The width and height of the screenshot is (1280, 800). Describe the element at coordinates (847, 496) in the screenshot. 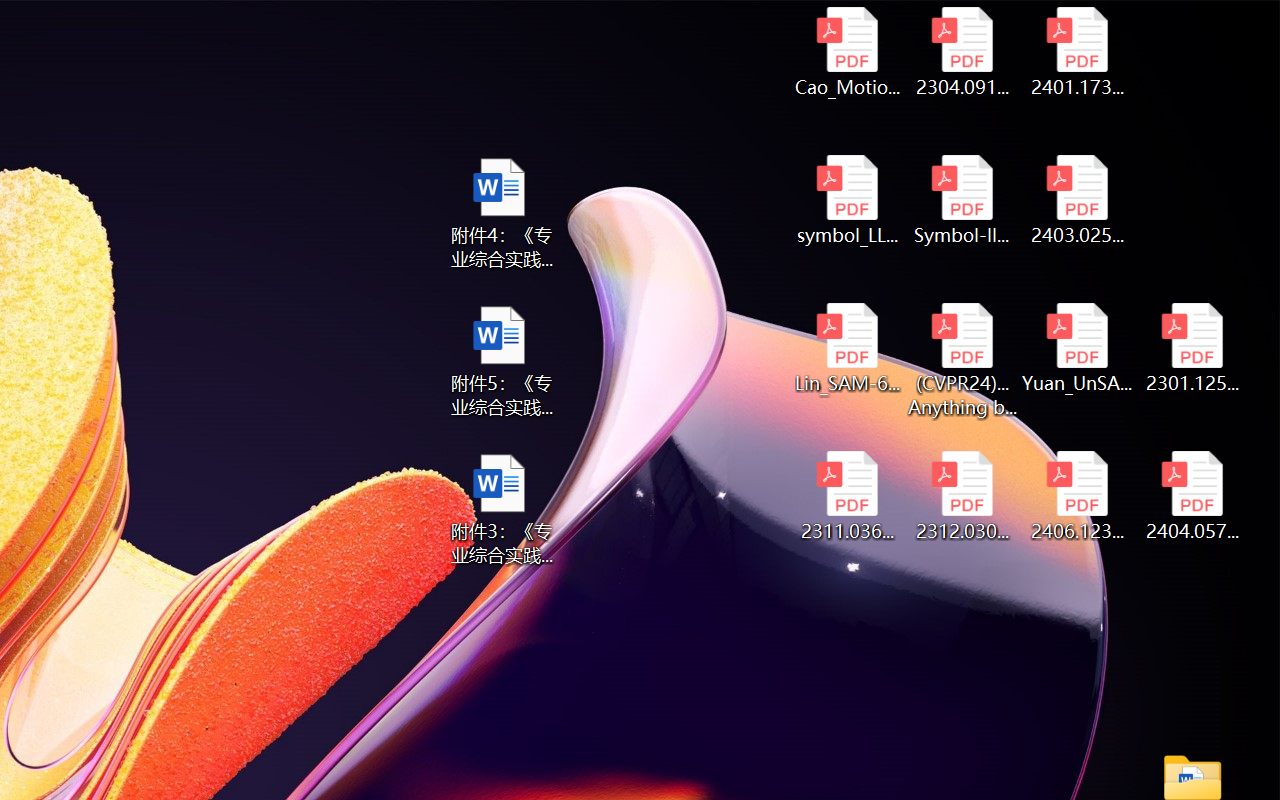

I see `'2311.03658v2.pdf'` at that location.